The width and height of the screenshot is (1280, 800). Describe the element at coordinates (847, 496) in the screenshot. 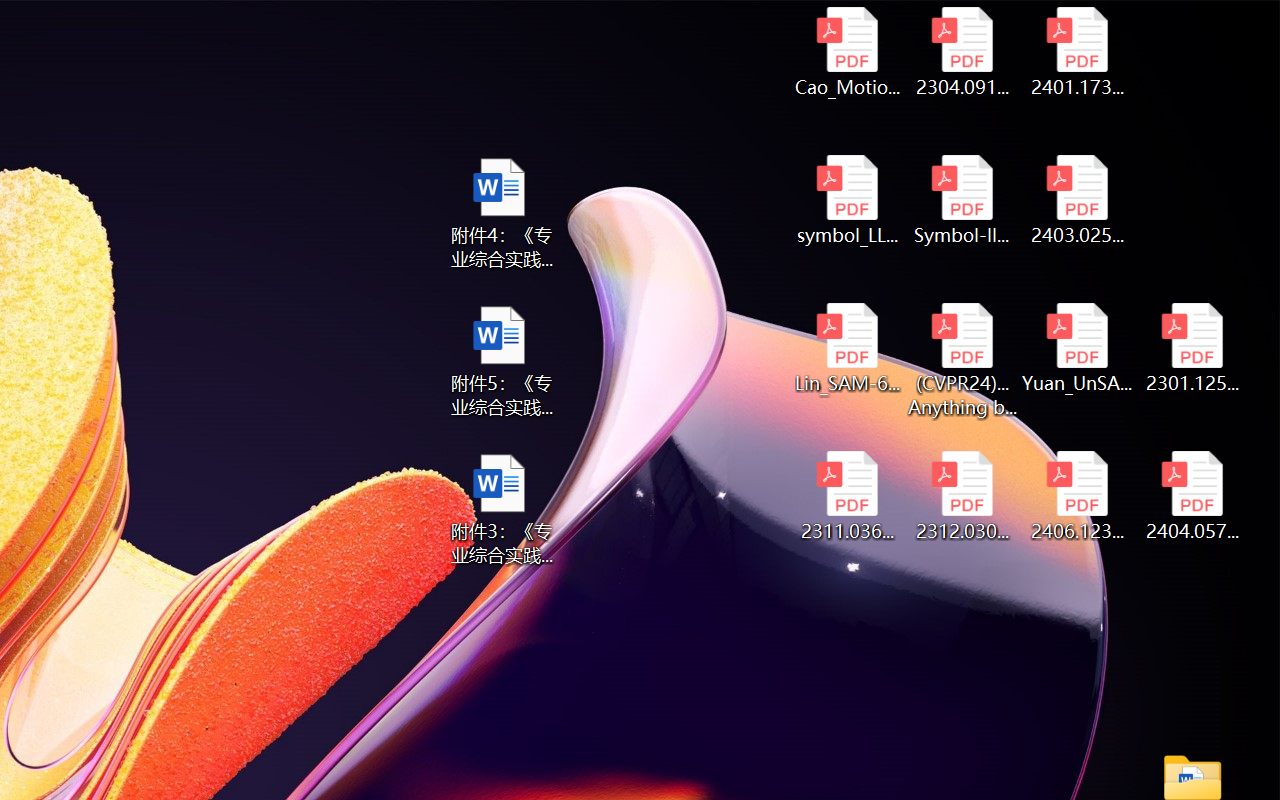

I see `'2311.03658v2.pdf'` at that location.